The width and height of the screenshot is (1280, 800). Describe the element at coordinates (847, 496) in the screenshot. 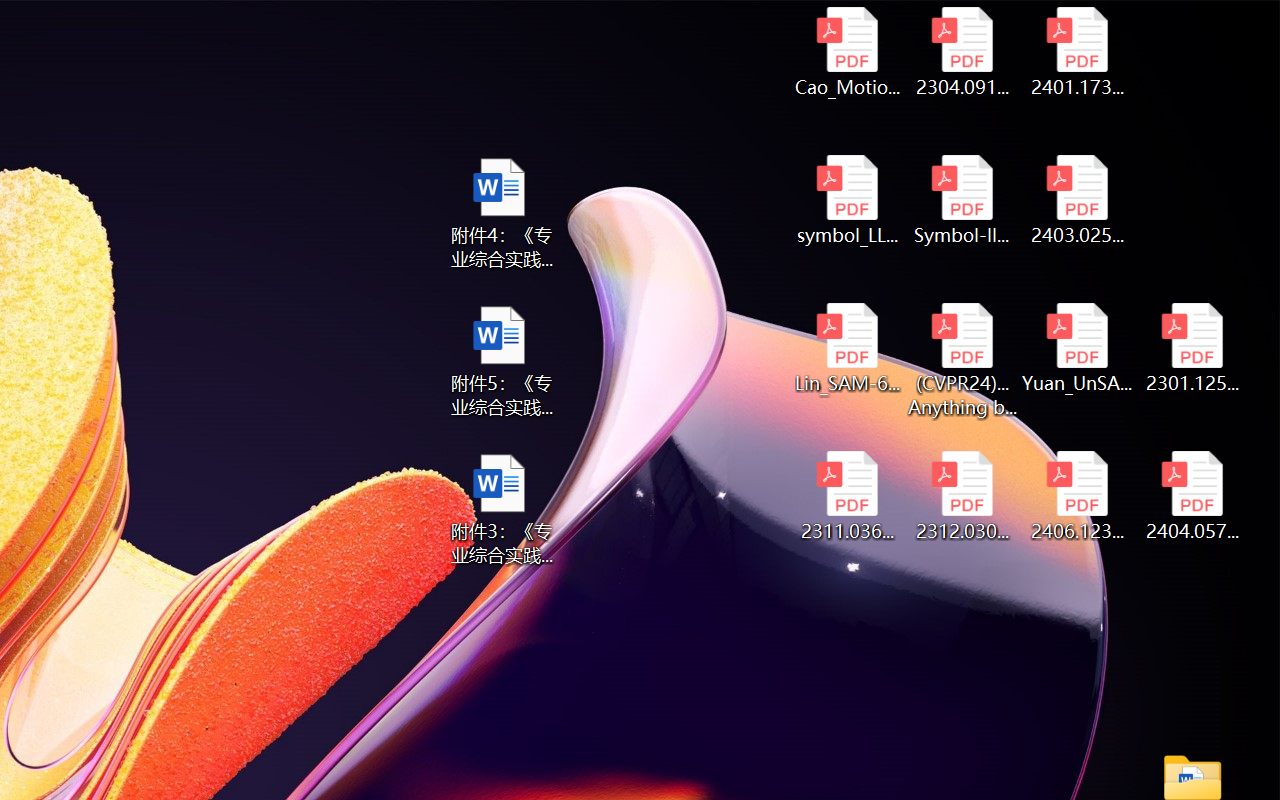

I see `'2311.03658v2.pdf'` at that location.